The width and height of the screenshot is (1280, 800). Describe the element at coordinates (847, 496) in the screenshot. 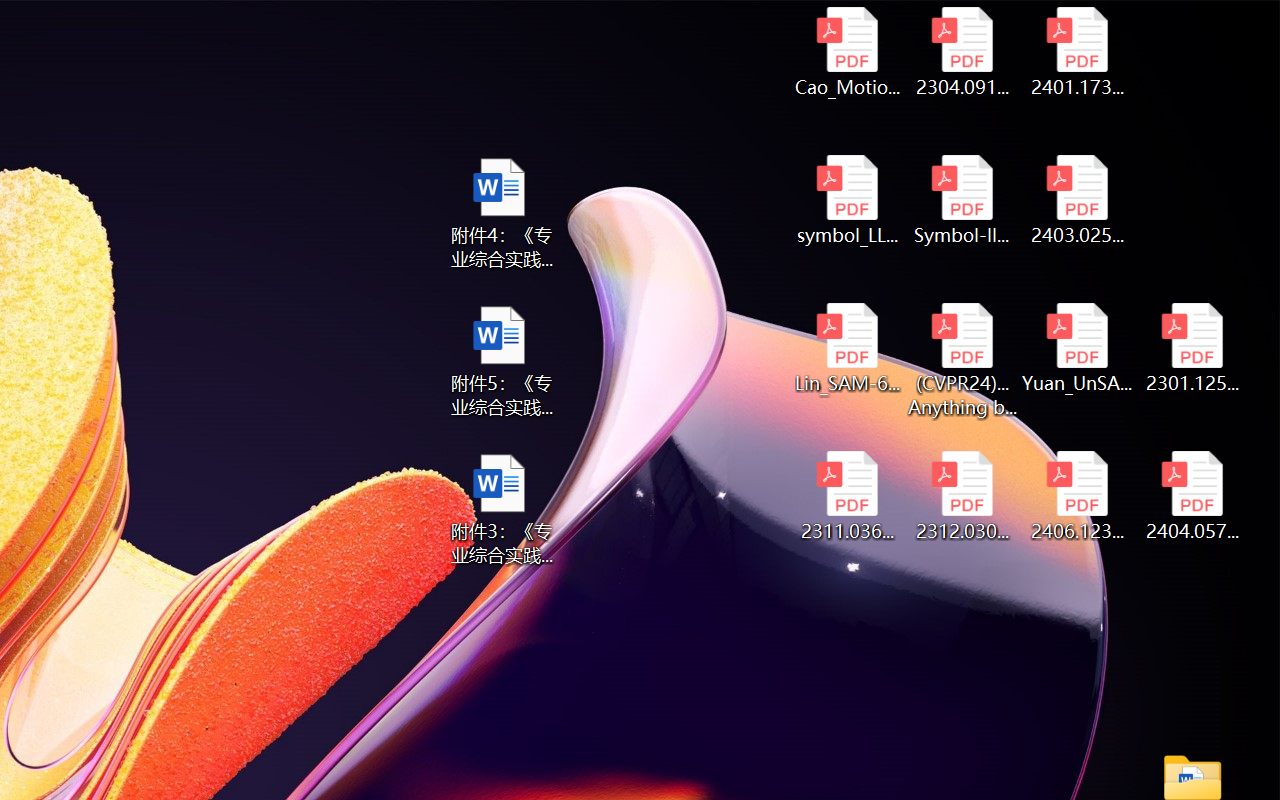

I see `'2311.03658v2.pdf'` at that location.